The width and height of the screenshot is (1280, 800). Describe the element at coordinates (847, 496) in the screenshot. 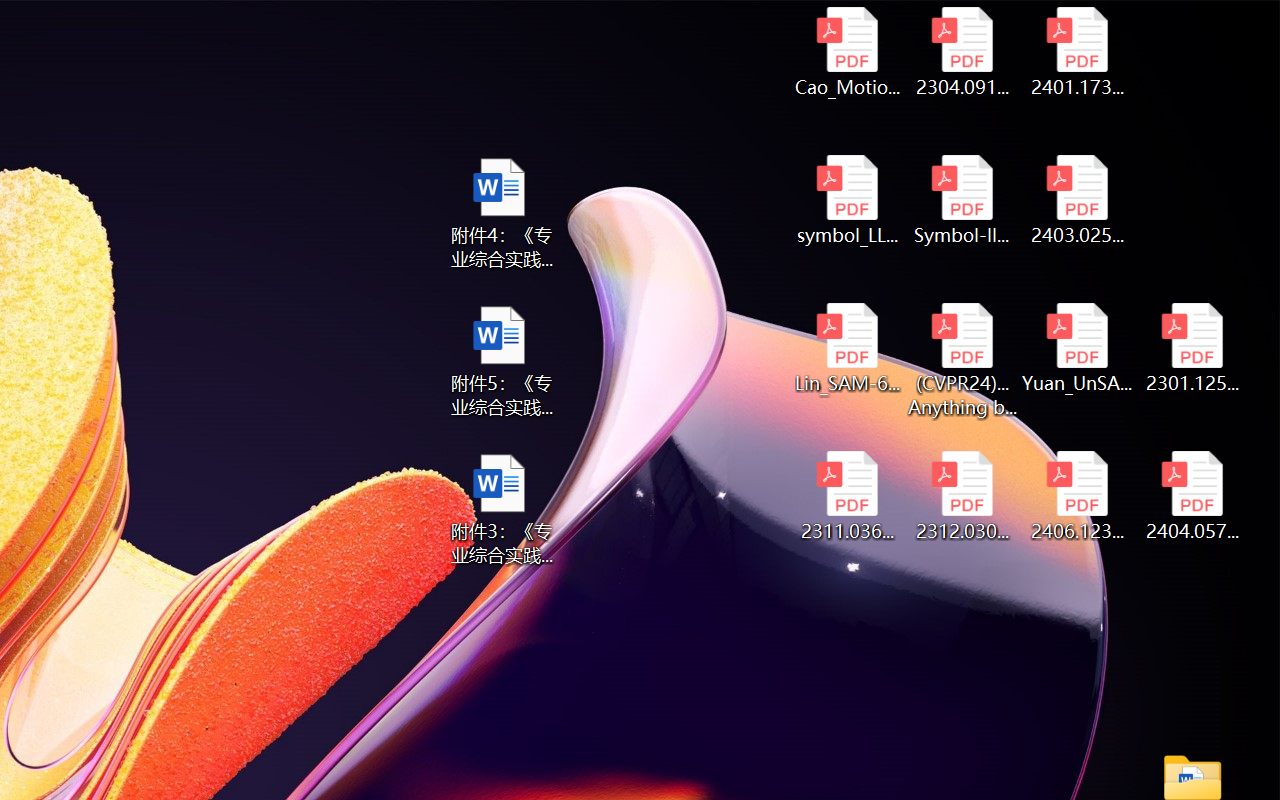

I see `'2311.03658v2.pdf'` at that location.